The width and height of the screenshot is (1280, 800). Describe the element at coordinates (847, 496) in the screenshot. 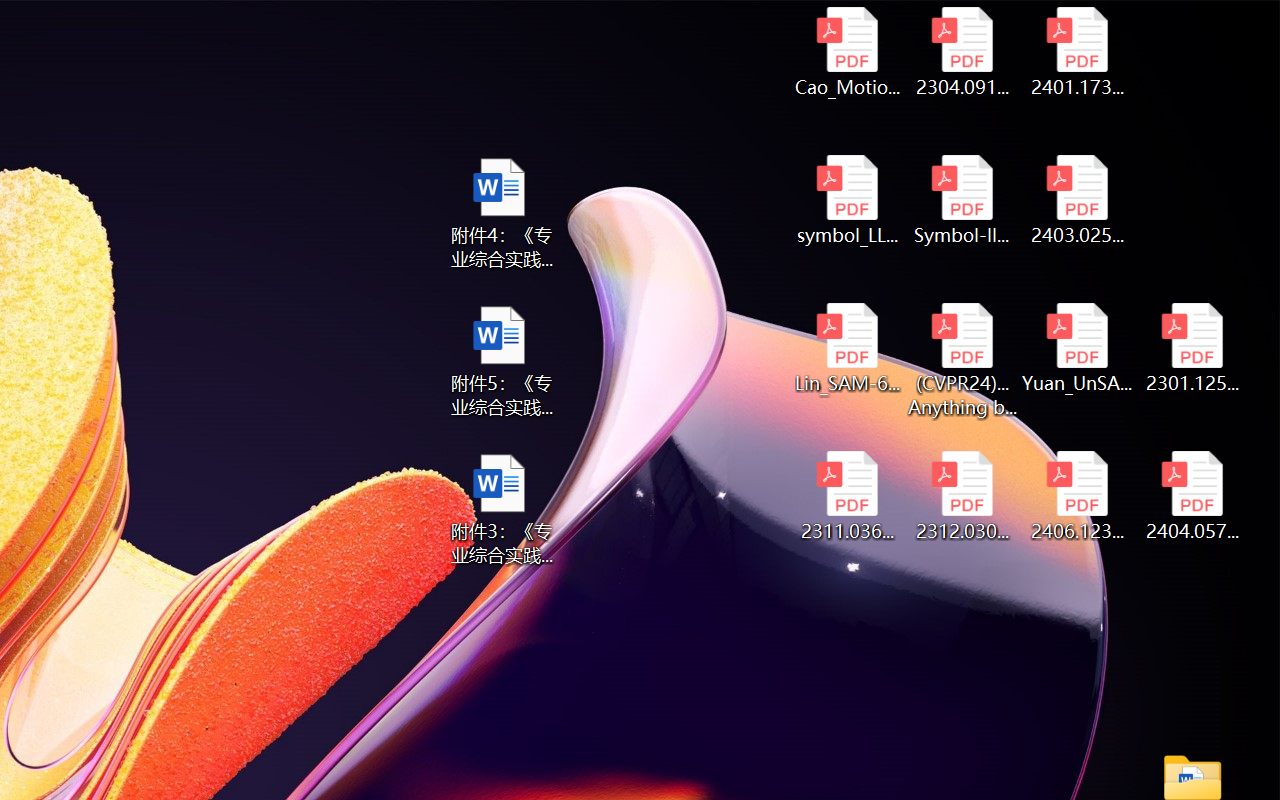

I see `'2311.03658v2.pdf'` at that location.